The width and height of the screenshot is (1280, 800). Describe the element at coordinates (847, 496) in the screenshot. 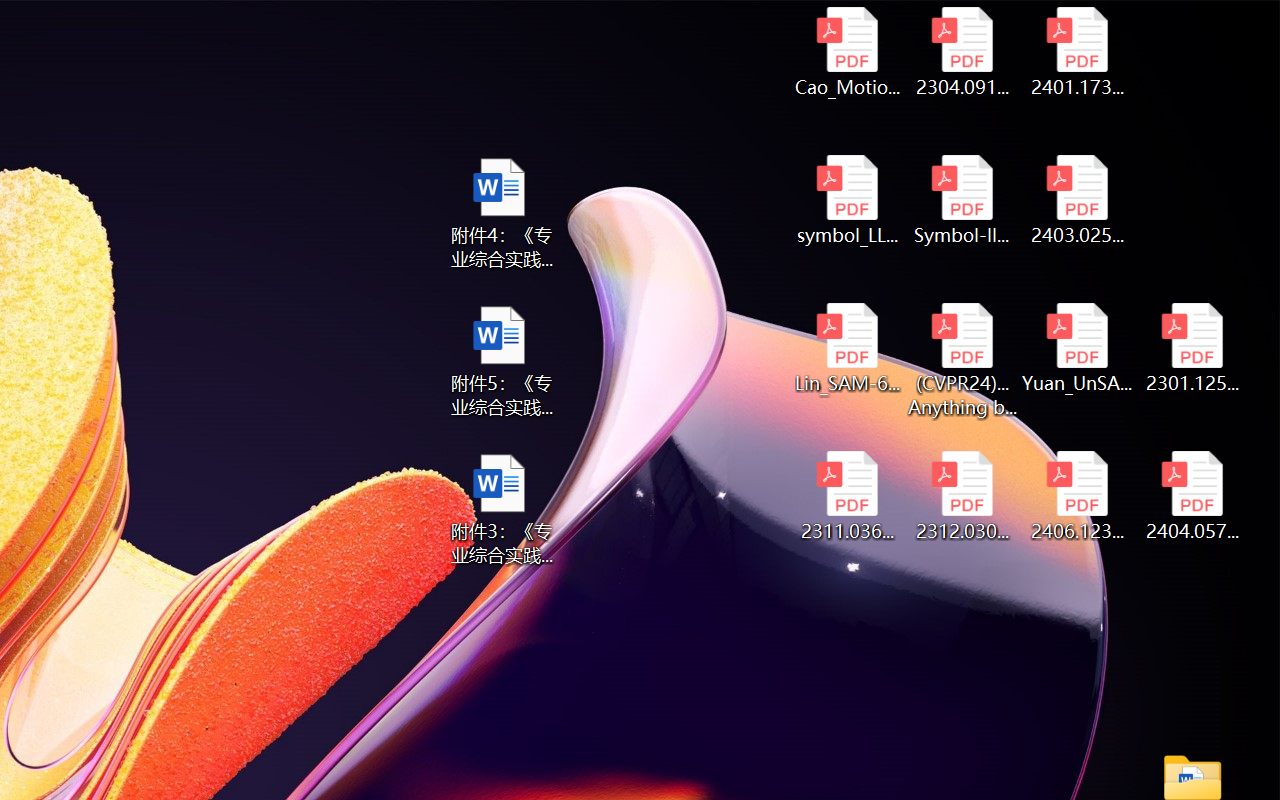

I see `'2311.03658v2.pdf'` at that location.